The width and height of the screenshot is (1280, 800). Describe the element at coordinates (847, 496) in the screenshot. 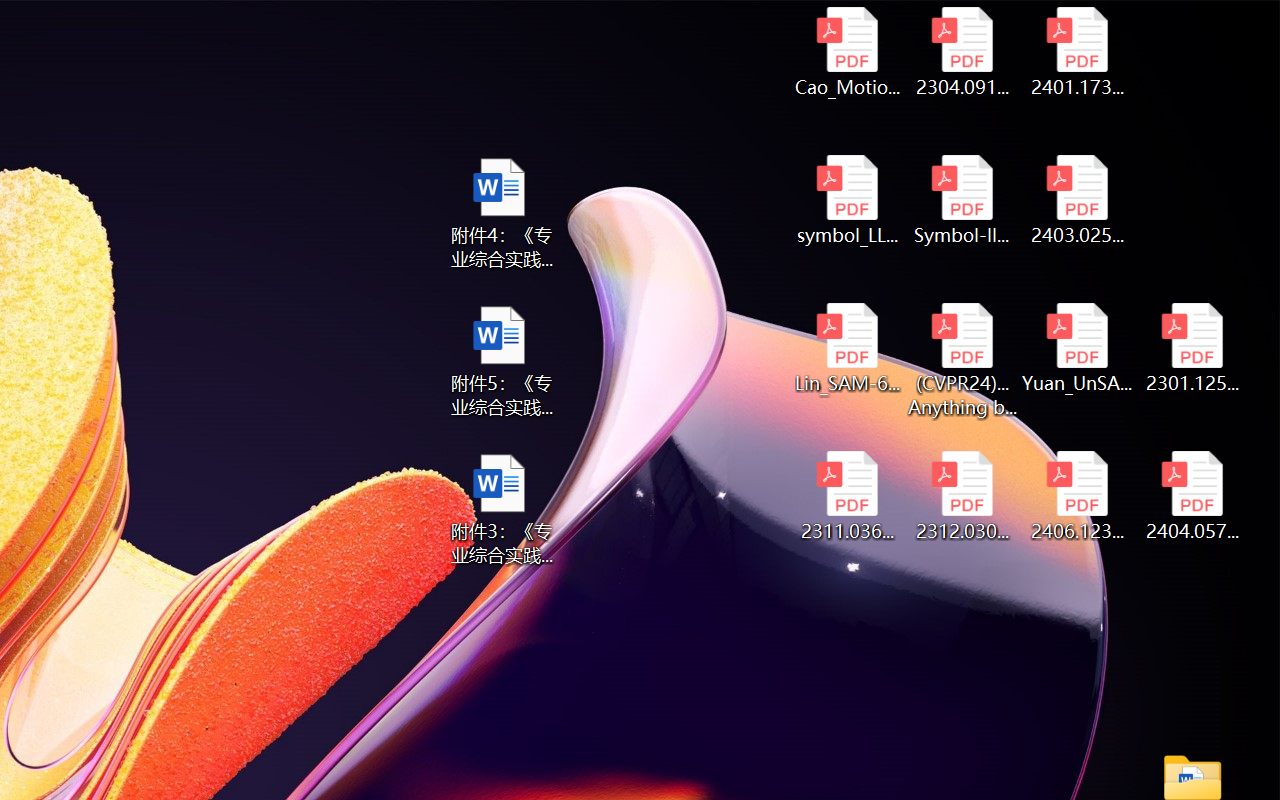

I see `'2311.03658v2.pdf'` at that location.